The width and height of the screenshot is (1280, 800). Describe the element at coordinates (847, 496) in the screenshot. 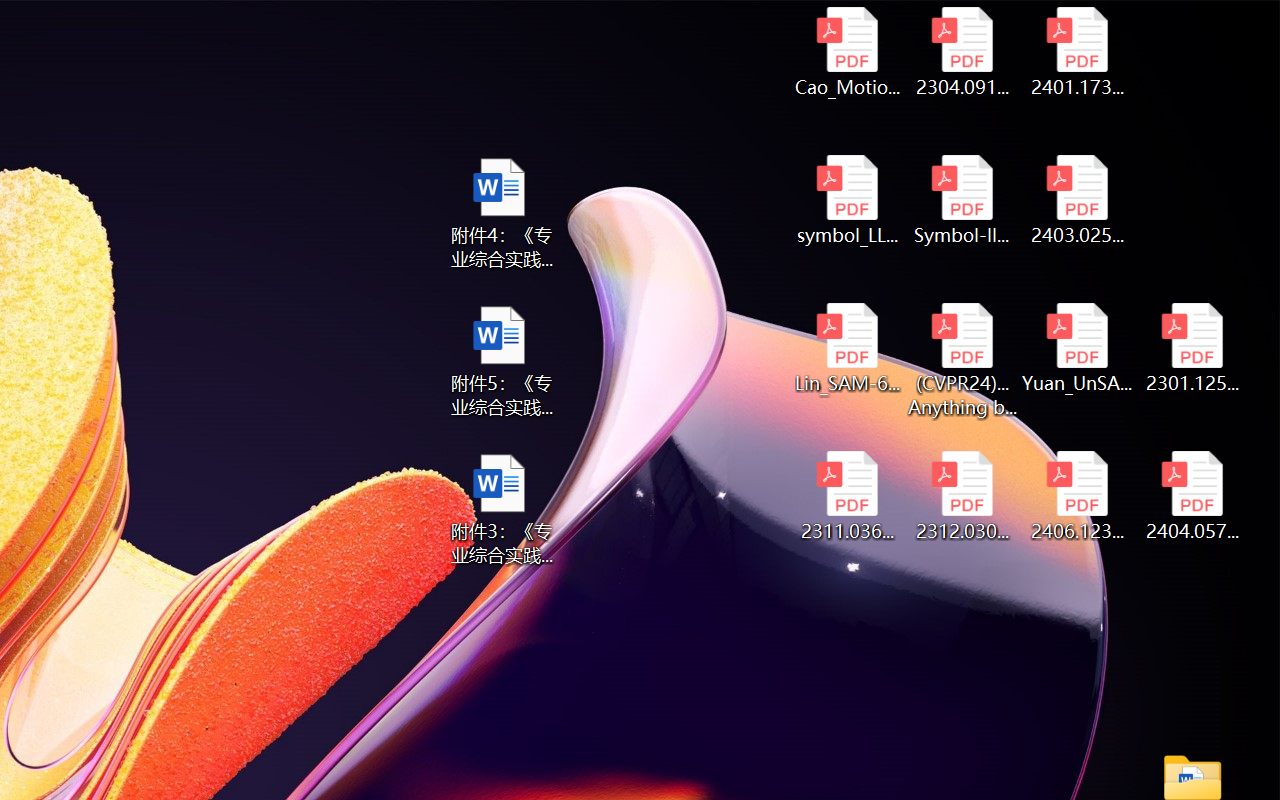

I see `'2311.03658v2.pdf'` at that location.